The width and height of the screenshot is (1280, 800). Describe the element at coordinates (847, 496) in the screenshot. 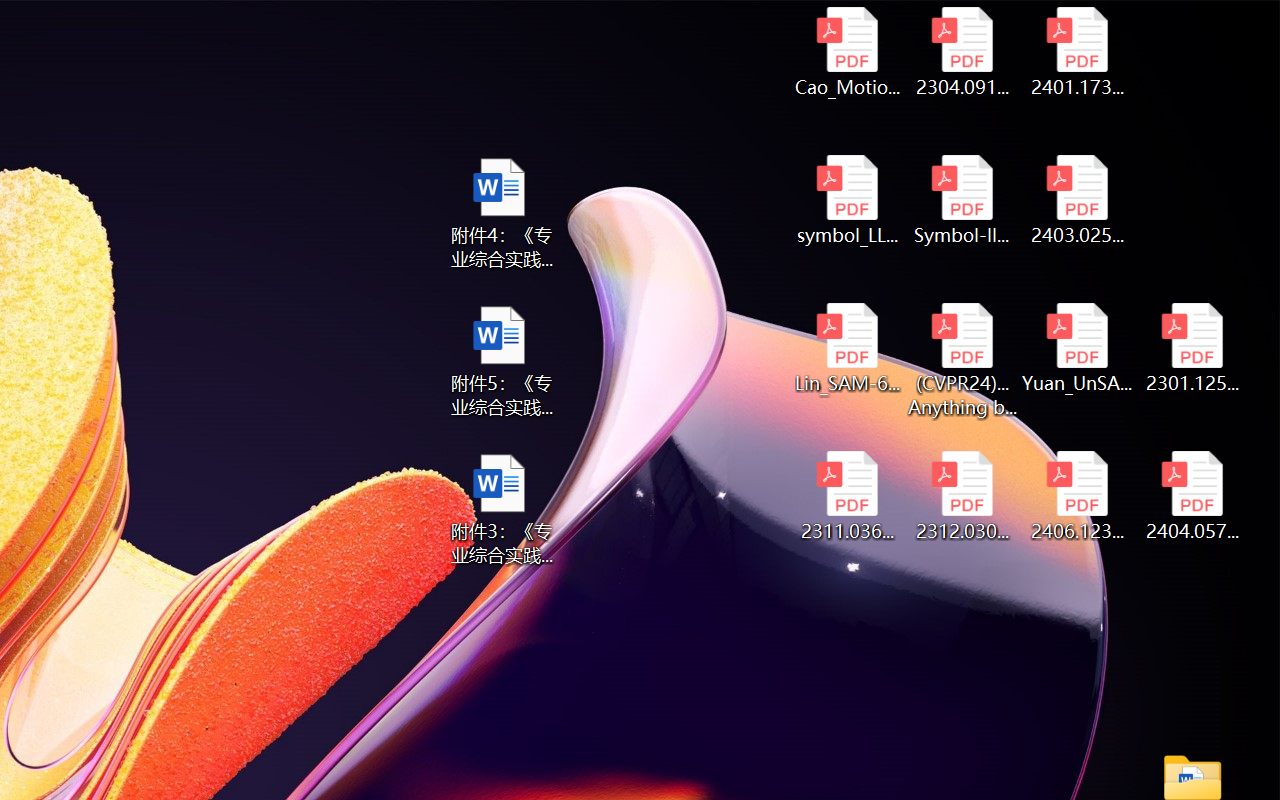

I see `'2311.03658v2.pdf'` at that location.